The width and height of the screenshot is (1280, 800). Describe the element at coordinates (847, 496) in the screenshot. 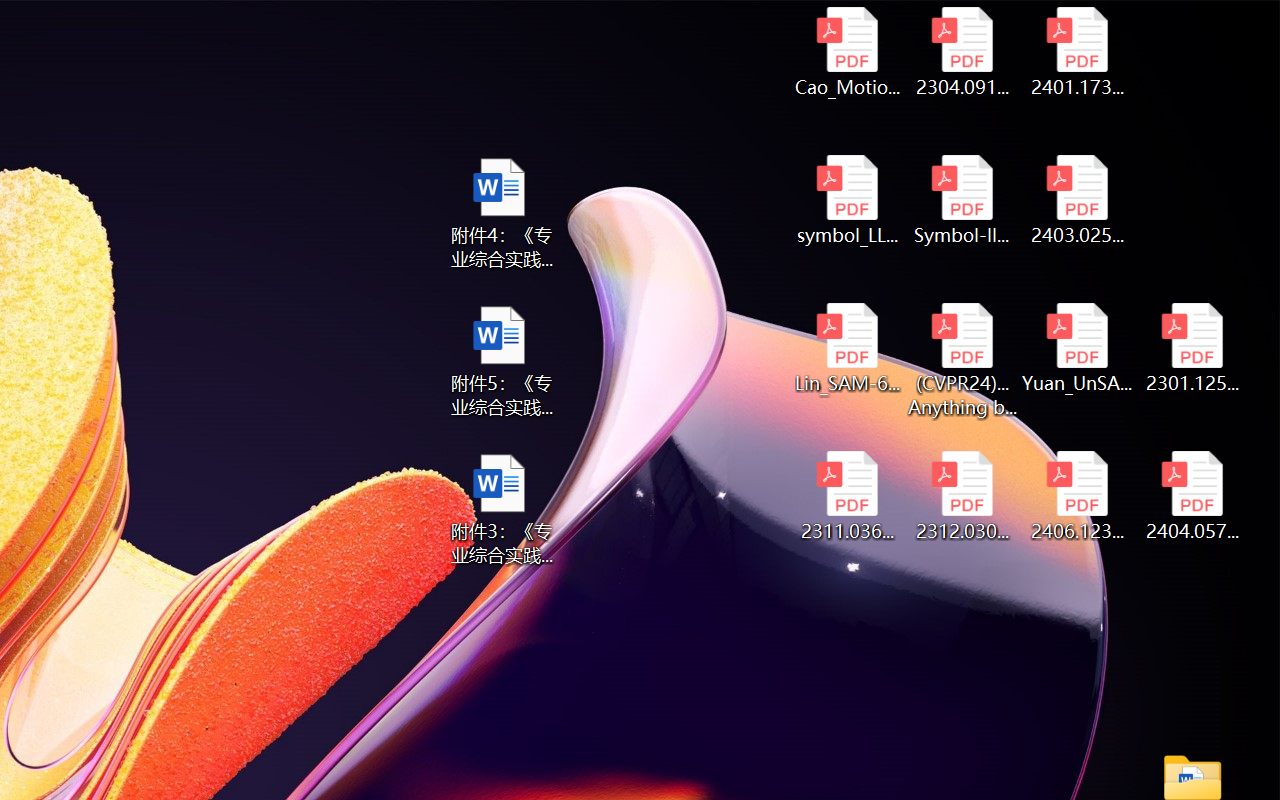

I see `'2311.03658v2.pdf'` at that location.